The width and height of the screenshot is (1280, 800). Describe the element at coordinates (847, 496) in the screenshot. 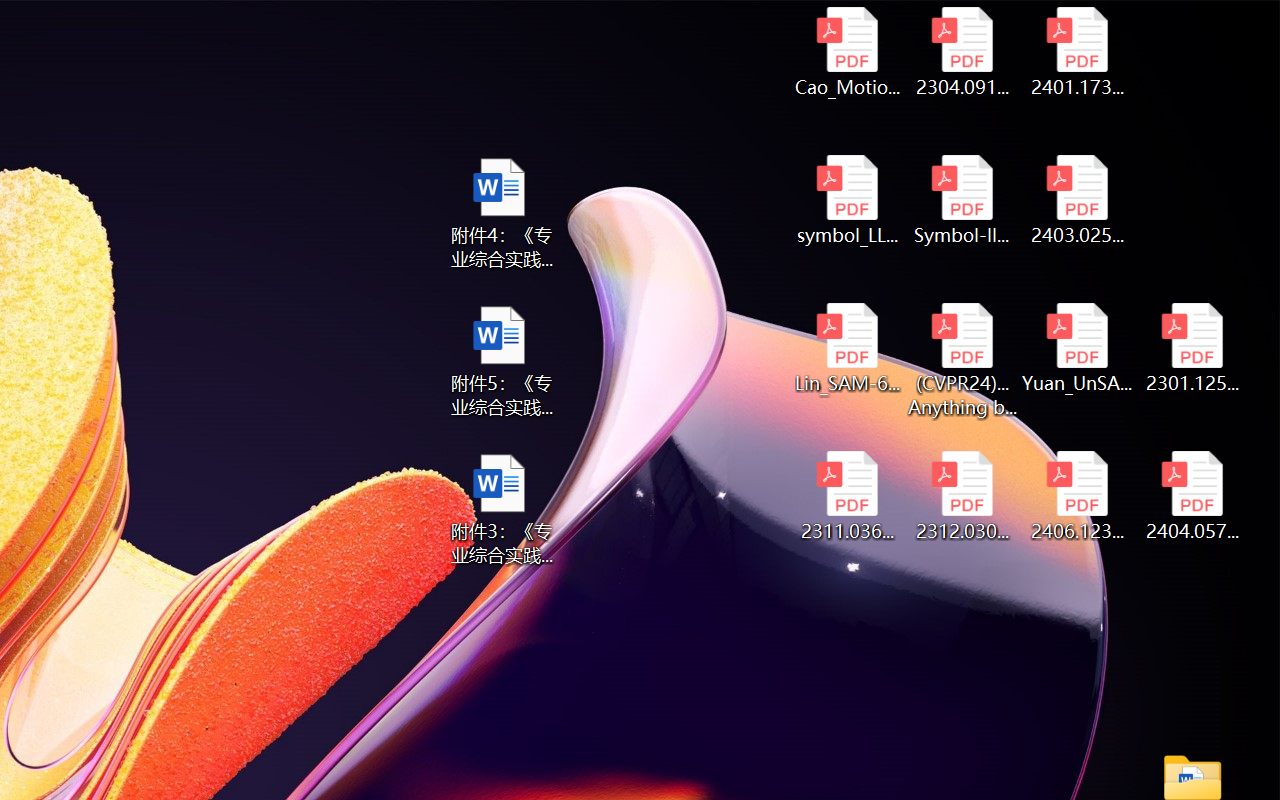

I see `'2311.03658v2.pdf'` at that location.